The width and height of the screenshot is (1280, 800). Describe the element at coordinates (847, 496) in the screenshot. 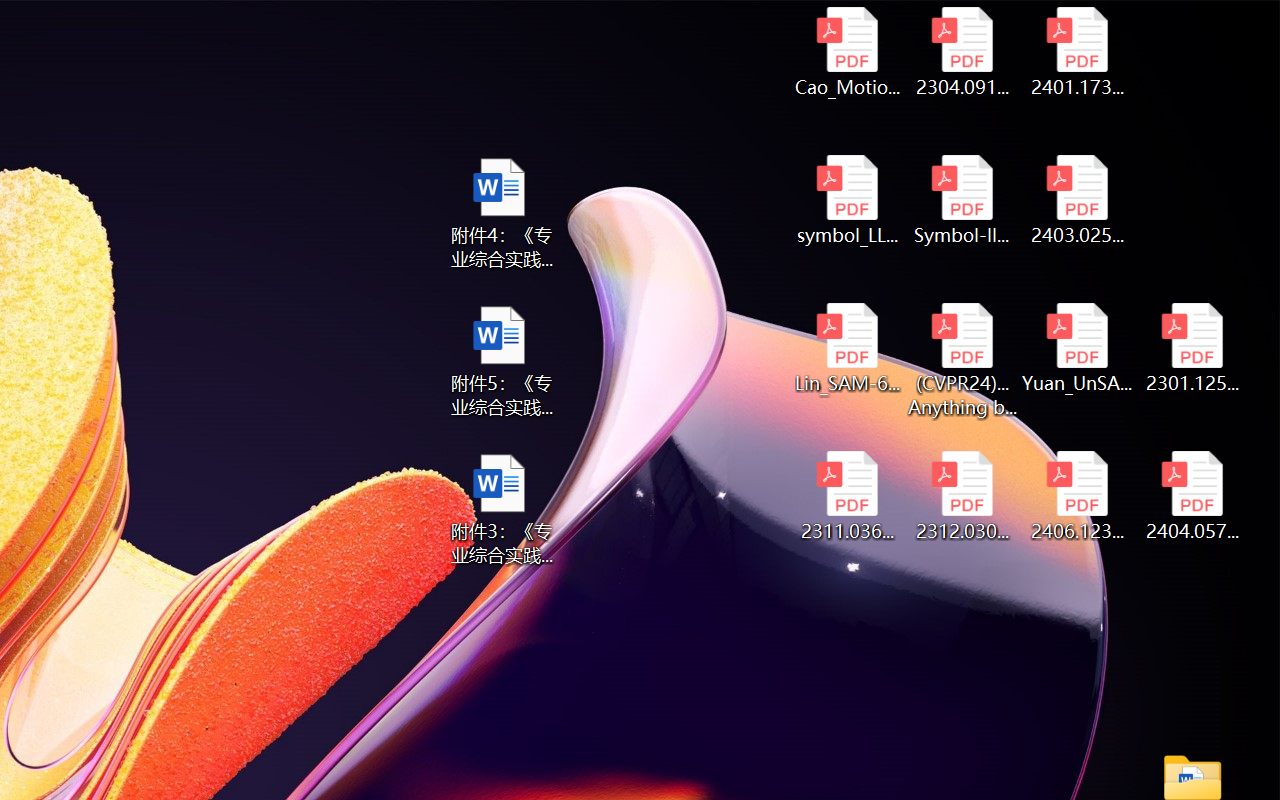

I see `'2311.03658v2.pdf'` at that location.